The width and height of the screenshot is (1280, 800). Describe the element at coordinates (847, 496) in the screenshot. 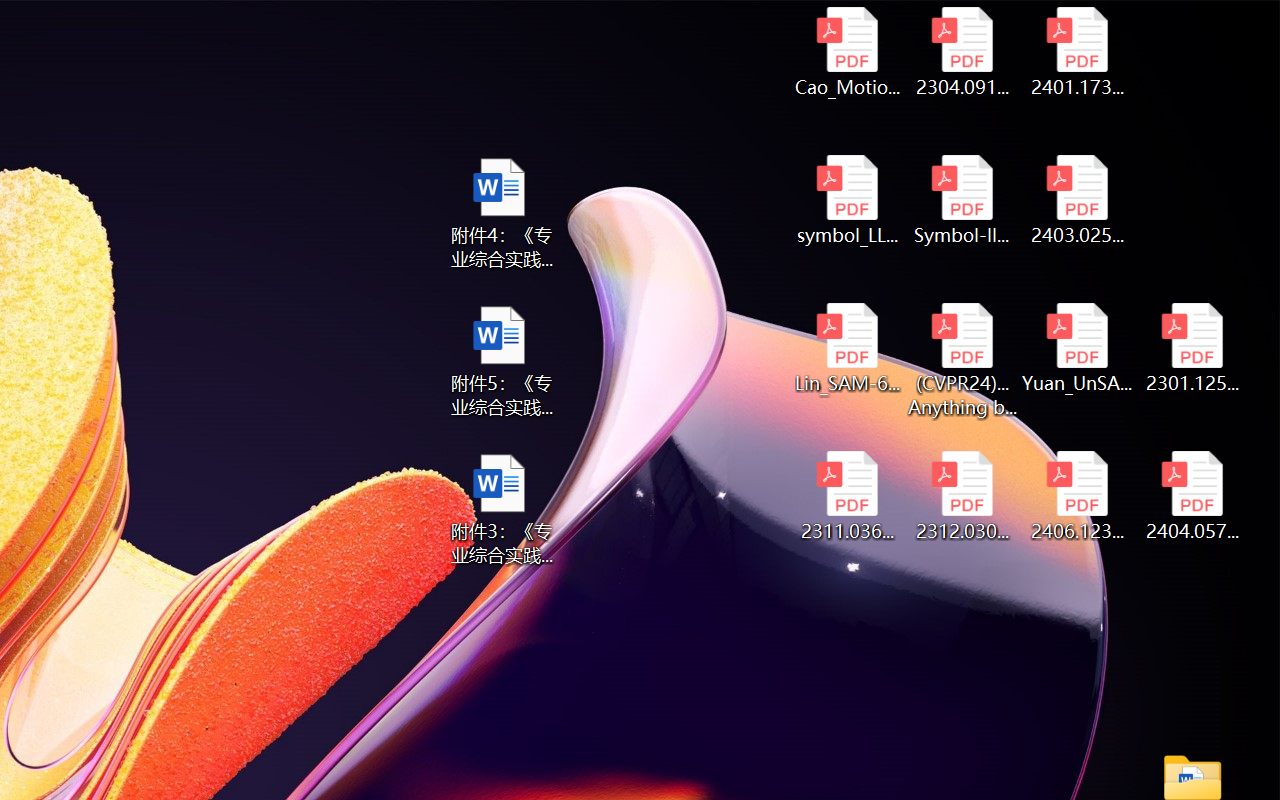

I see `'2311.03658v2.pdf'` at that location.